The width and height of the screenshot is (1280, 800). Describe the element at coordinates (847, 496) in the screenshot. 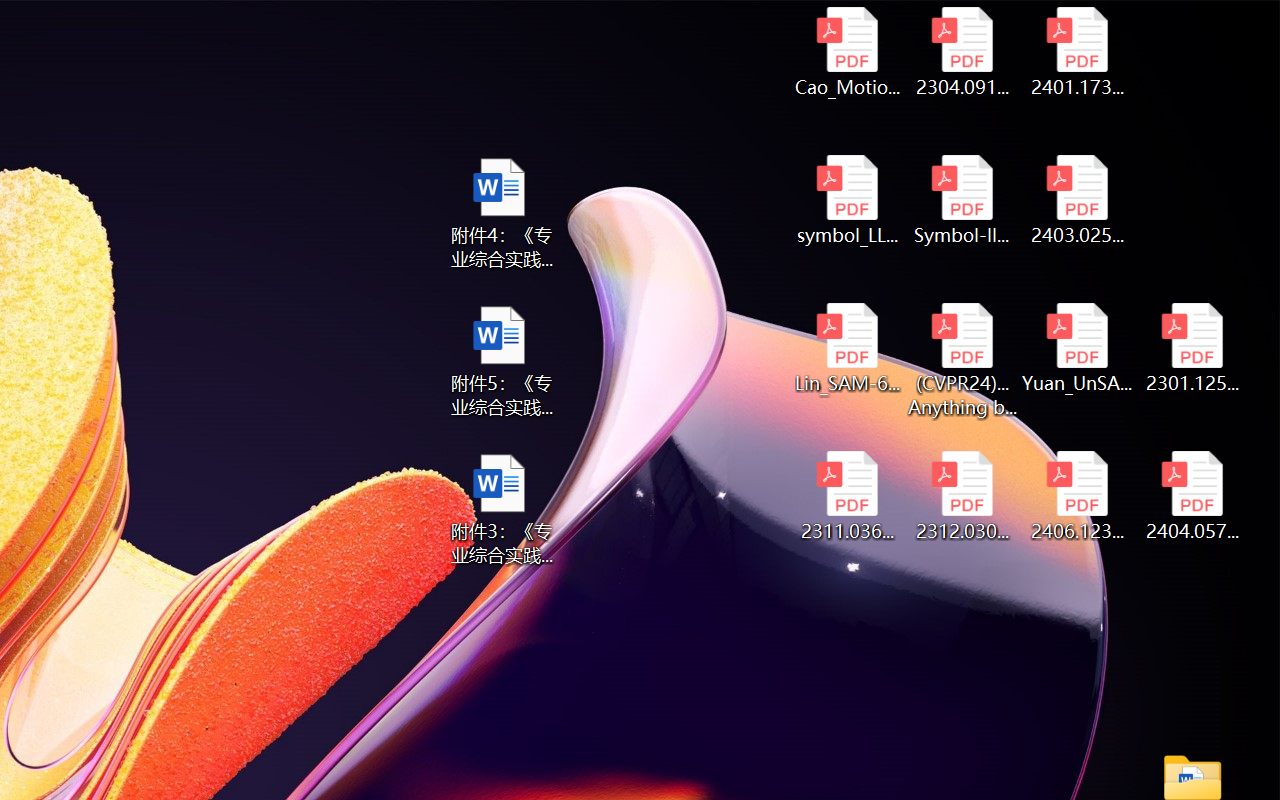

I see `'2311.03658v2.pdf'` at that location.